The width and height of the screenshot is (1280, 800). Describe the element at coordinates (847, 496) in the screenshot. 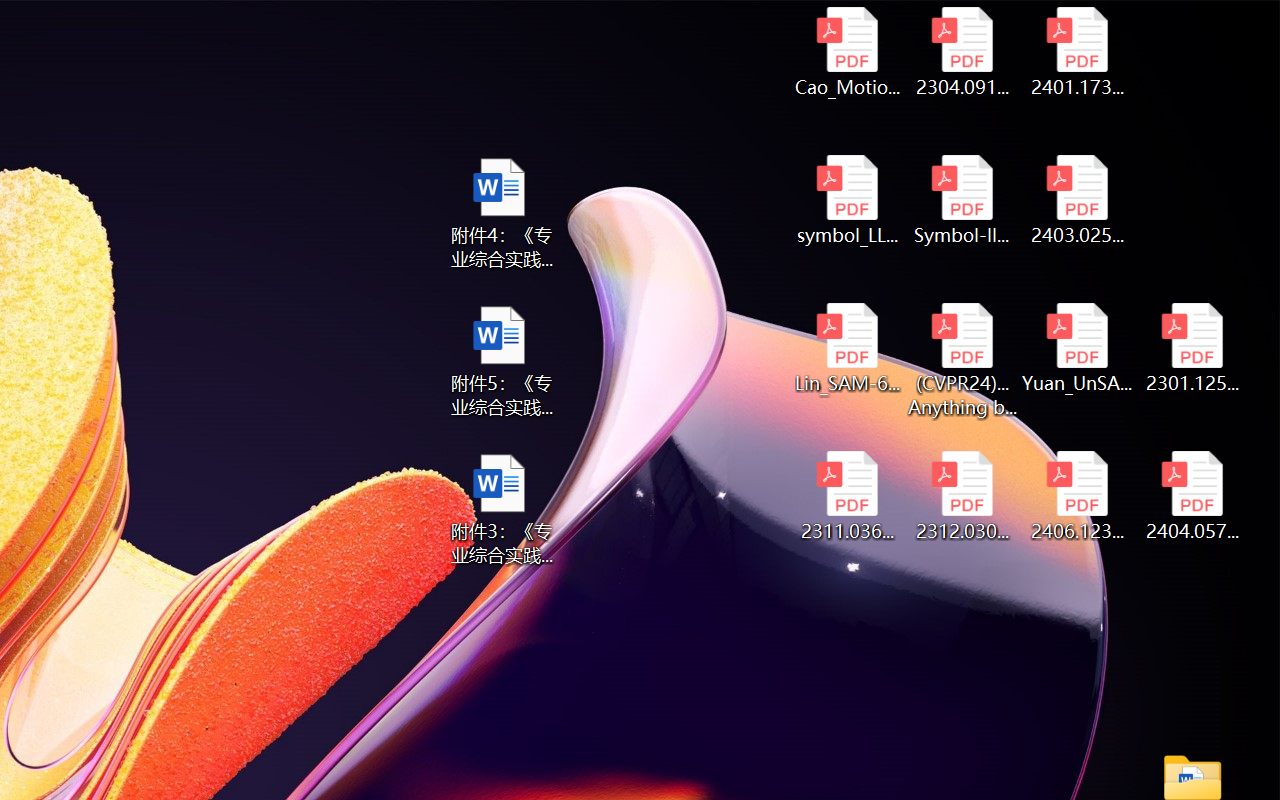

I see `'2311.03658v2.pdf'` at that location.